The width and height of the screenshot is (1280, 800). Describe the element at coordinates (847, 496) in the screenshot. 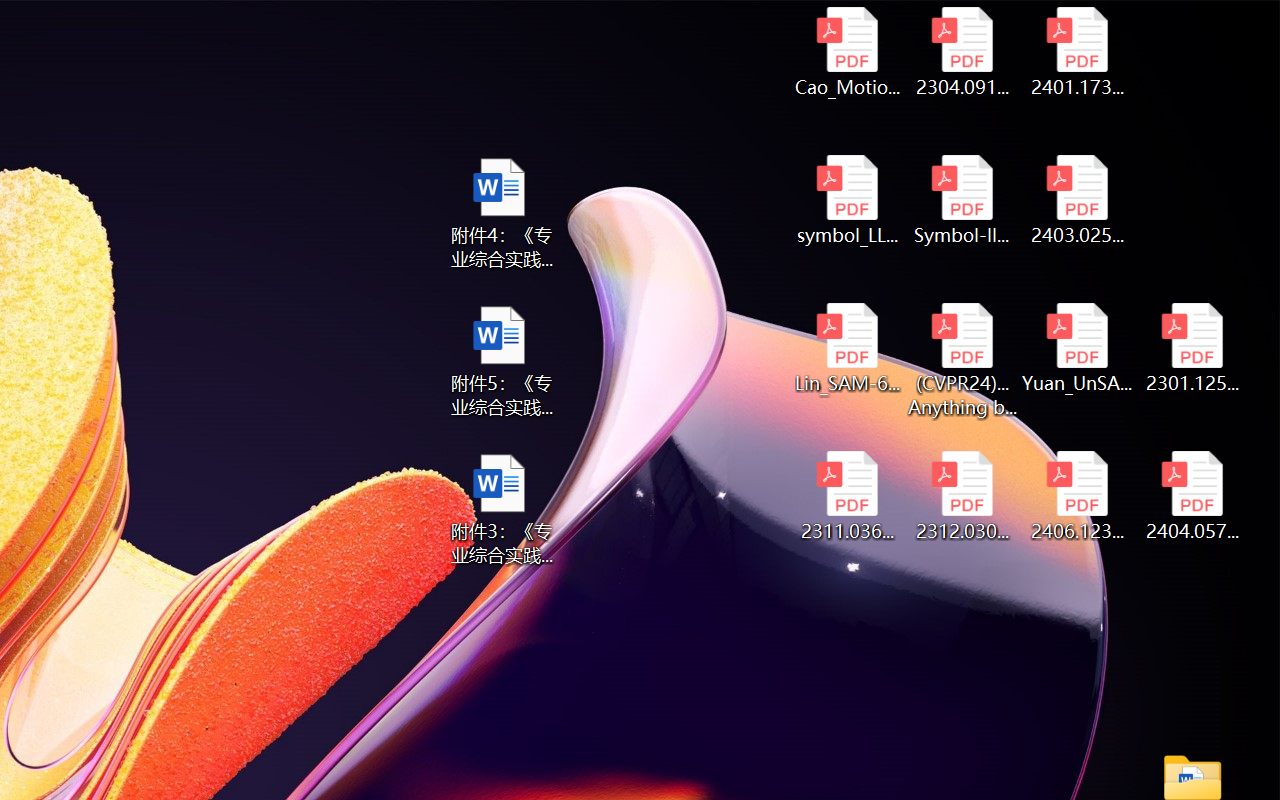

I see `'2311.03658v2.pdf'` at that location.